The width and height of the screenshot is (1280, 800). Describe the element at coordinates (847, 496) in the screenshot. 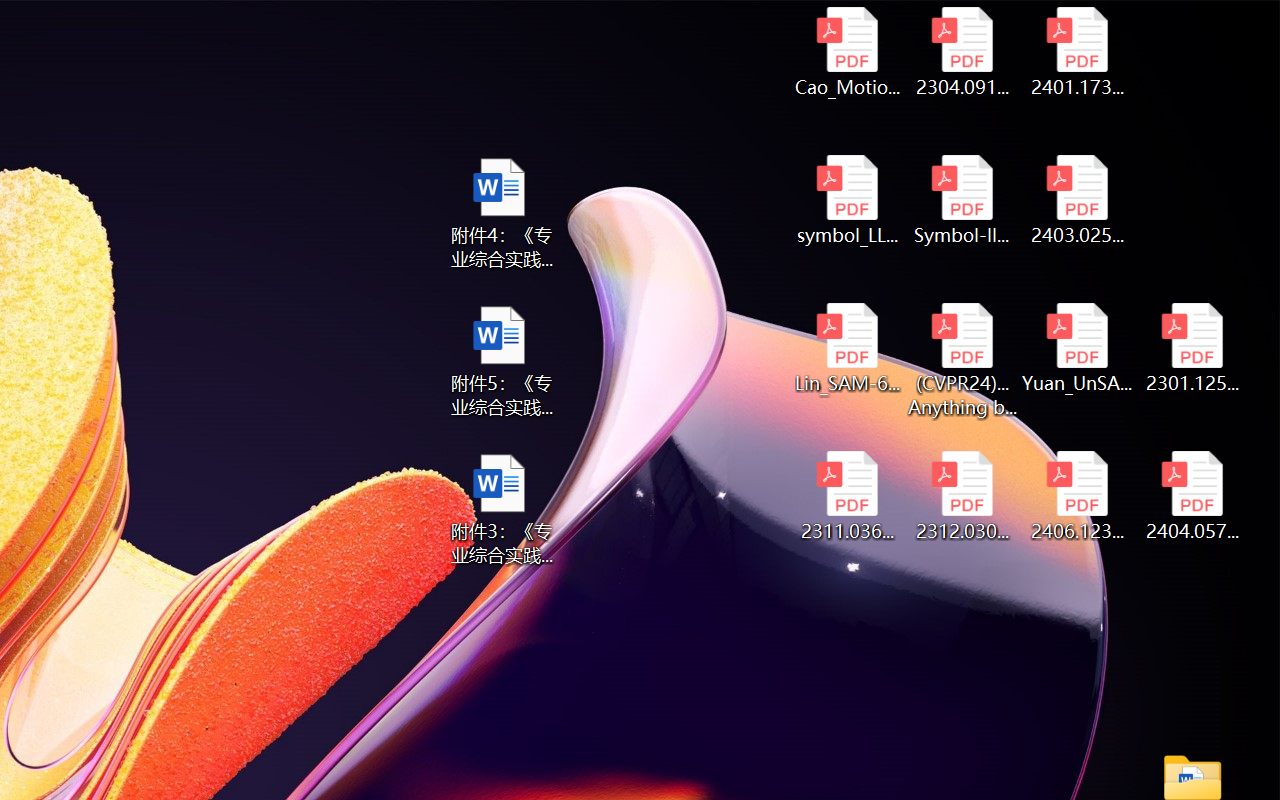

I see `'2311.03658v2.pdf'` at that location.